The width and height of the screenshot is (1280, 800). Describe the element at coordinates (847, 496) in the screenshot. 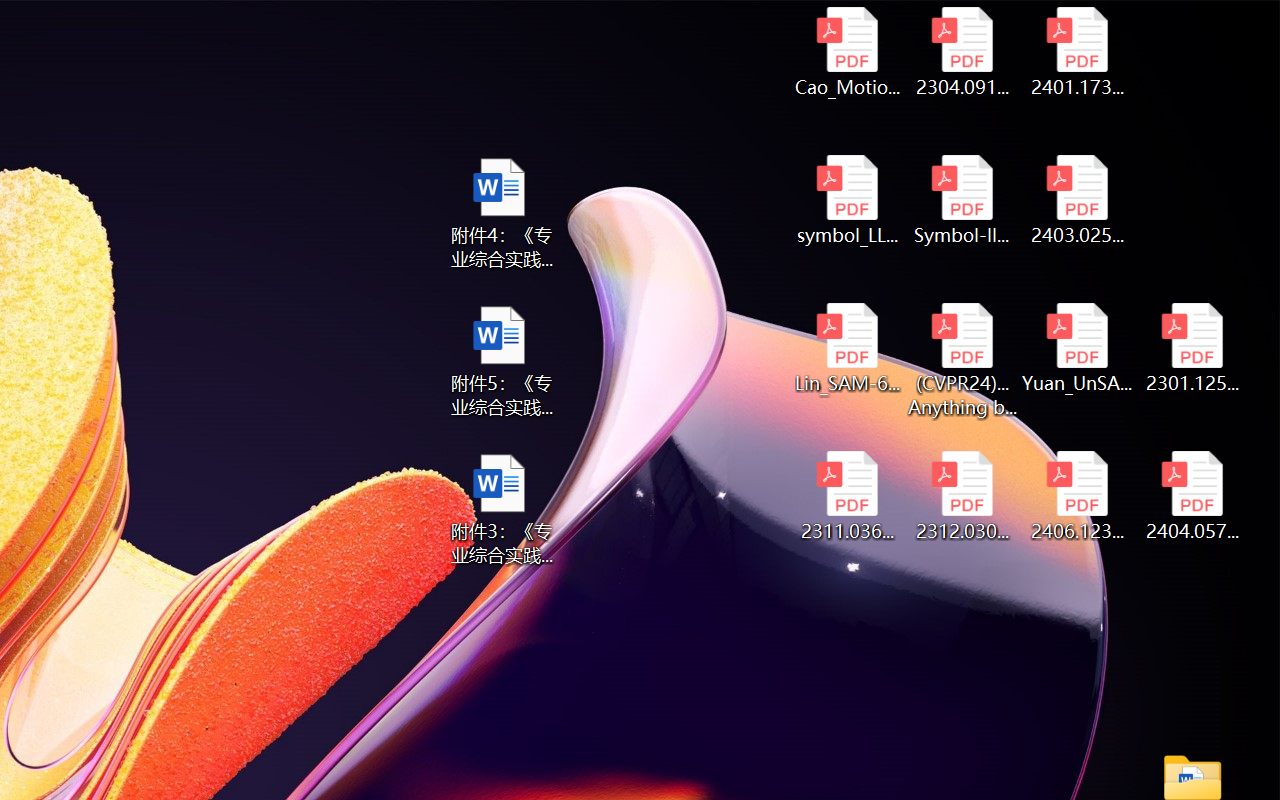

I see `'2311.03658v2.pdf'` at that location.